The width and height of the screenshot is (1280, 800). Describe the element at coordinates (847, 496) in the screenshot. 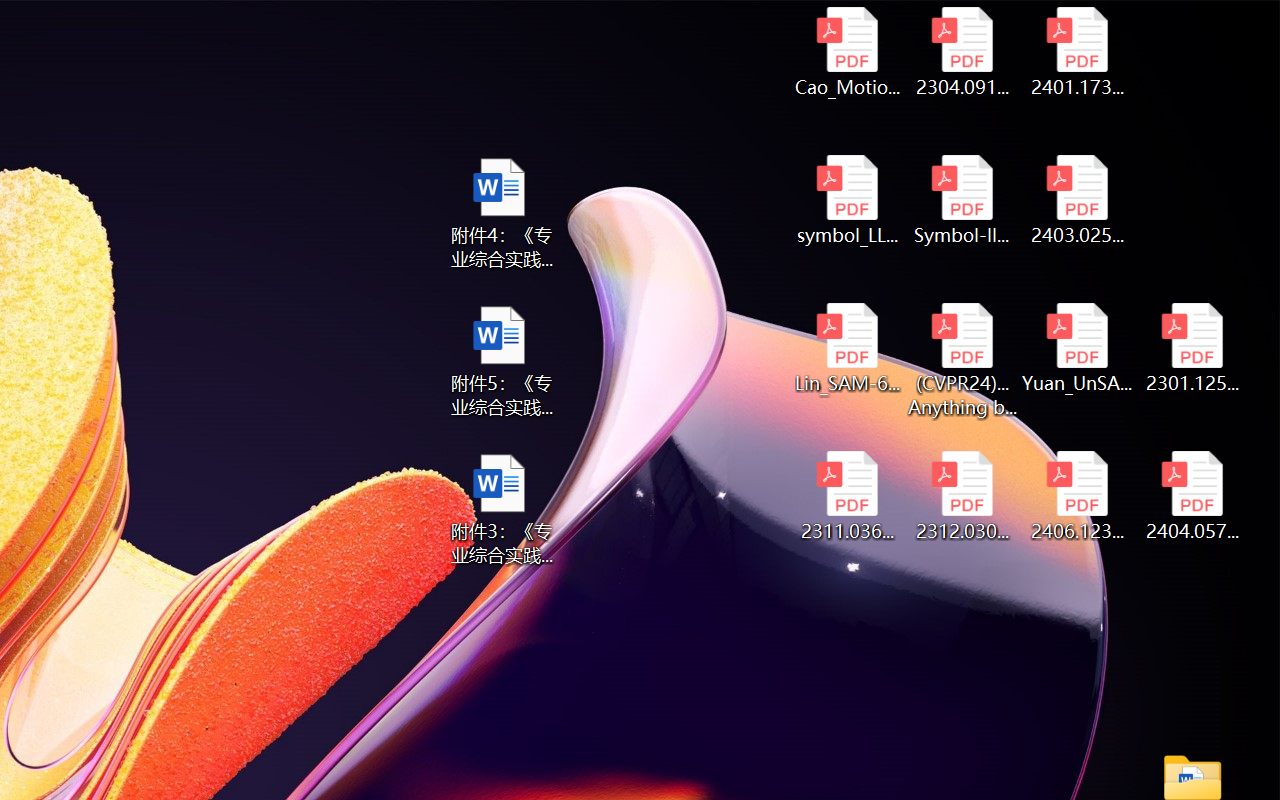

I see `'2311.03658v2.pdf'` at that location.